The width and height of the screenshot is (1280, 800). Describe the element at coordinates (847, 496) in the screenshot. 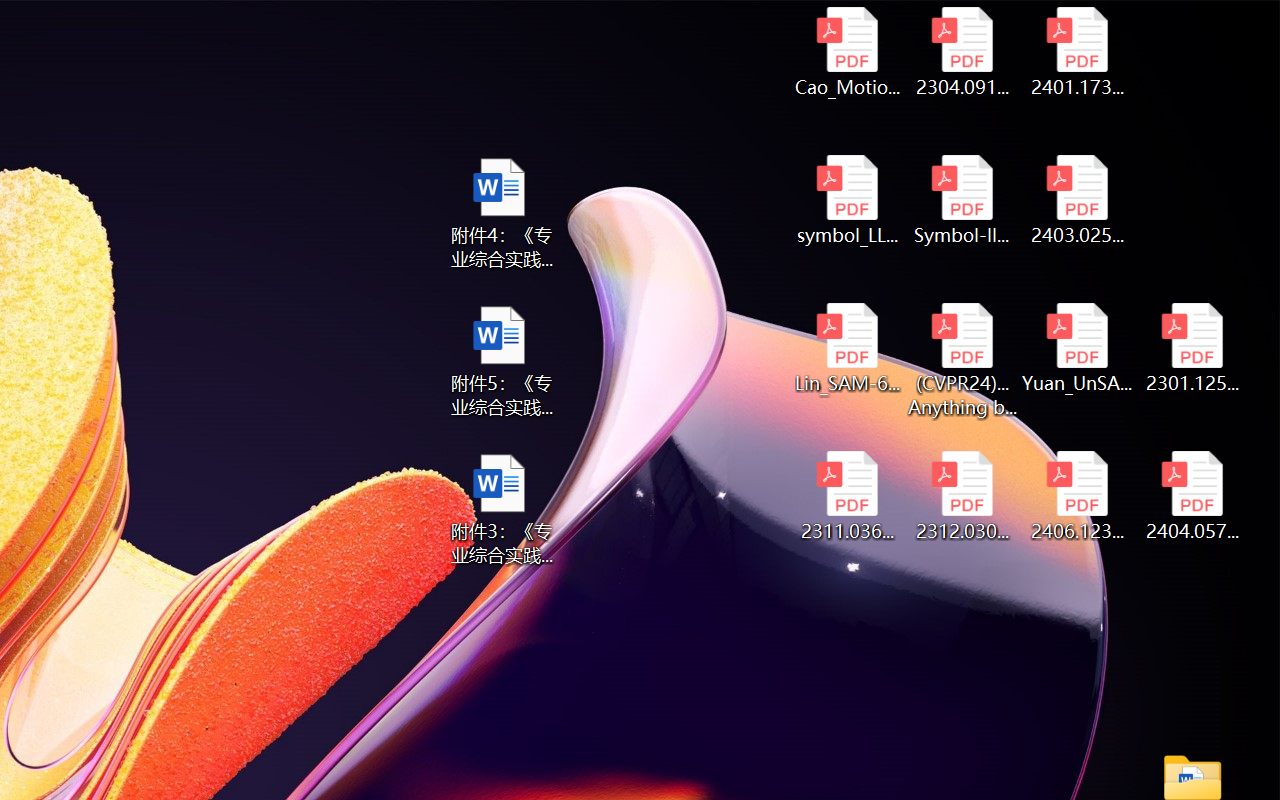

I see `'2311.03658v2.pdf'` at that location.